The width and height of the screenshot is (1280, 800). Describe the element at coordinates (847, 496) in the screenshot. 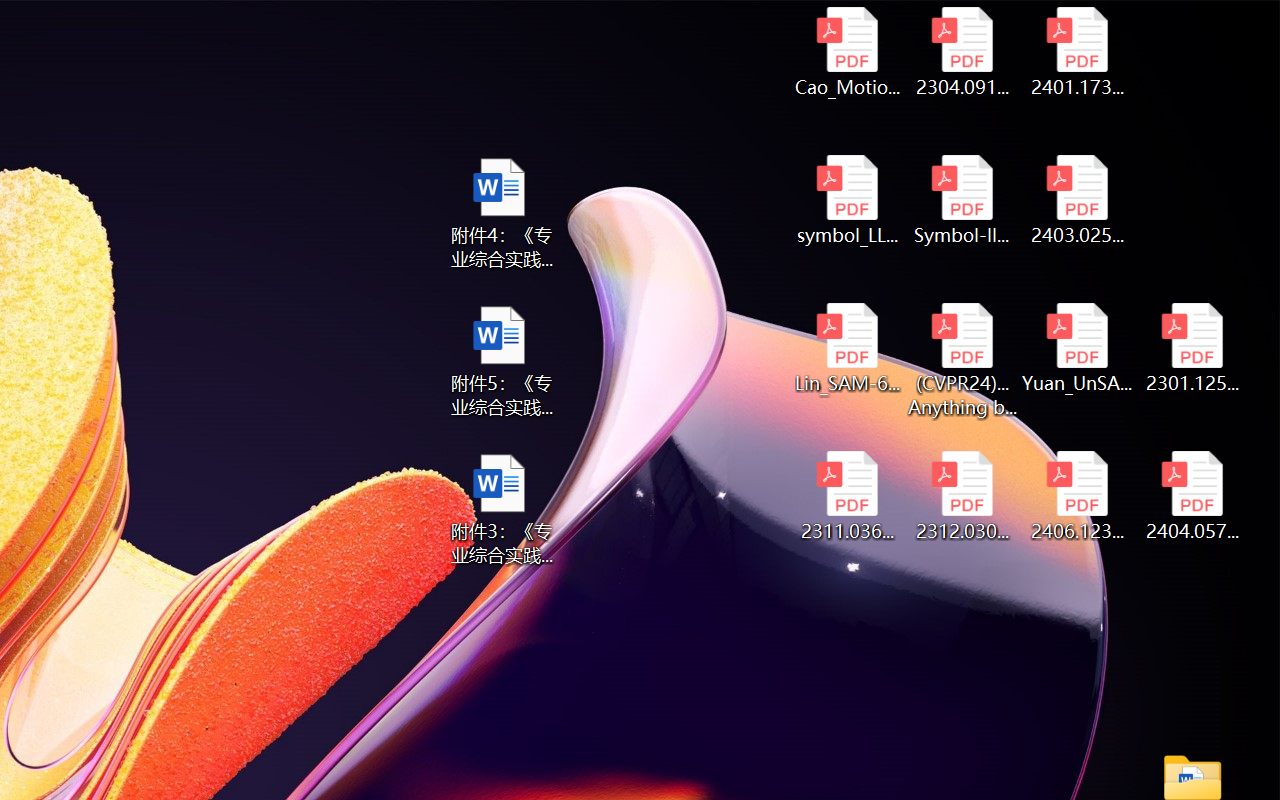

I see `'2311.03658v2.pdf'` at that location.